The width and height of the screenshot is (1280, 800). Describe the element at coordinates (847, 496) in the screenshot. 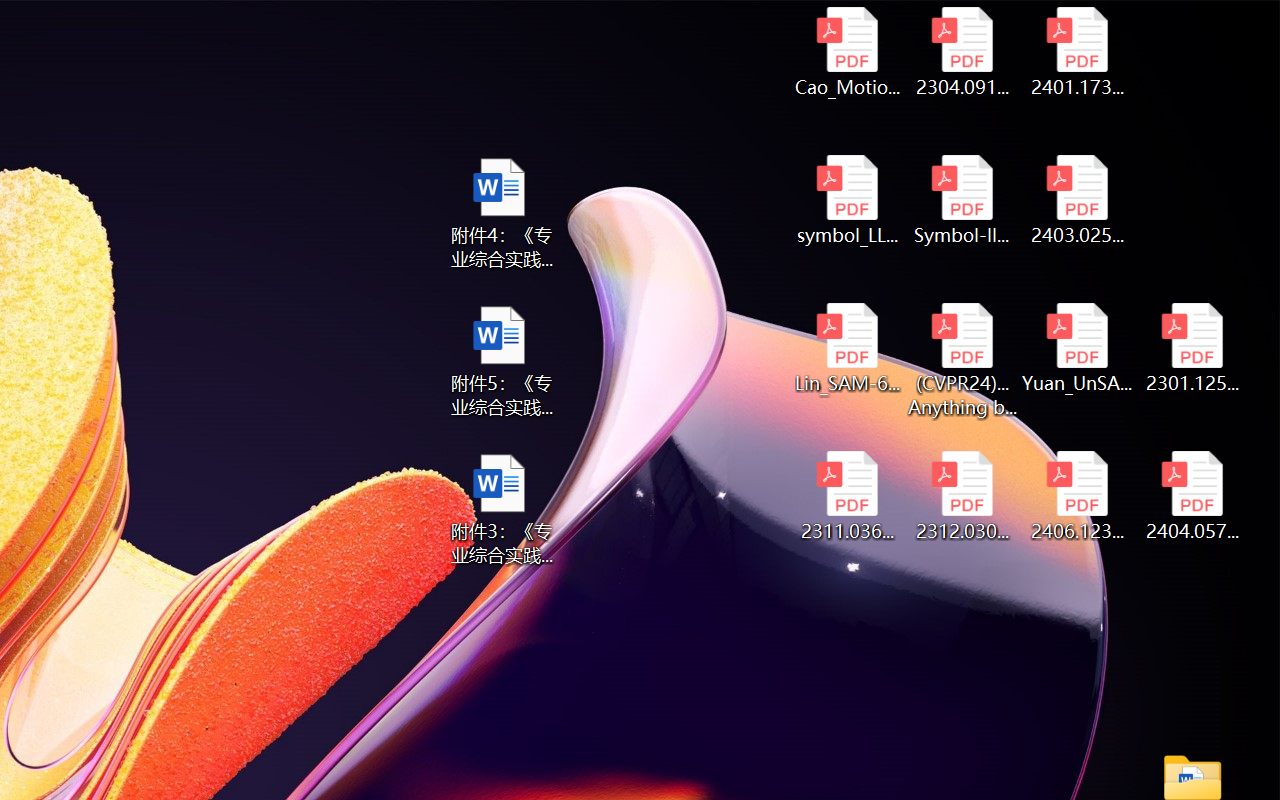

I see `'2311.03658v2.pdf'` at that location.